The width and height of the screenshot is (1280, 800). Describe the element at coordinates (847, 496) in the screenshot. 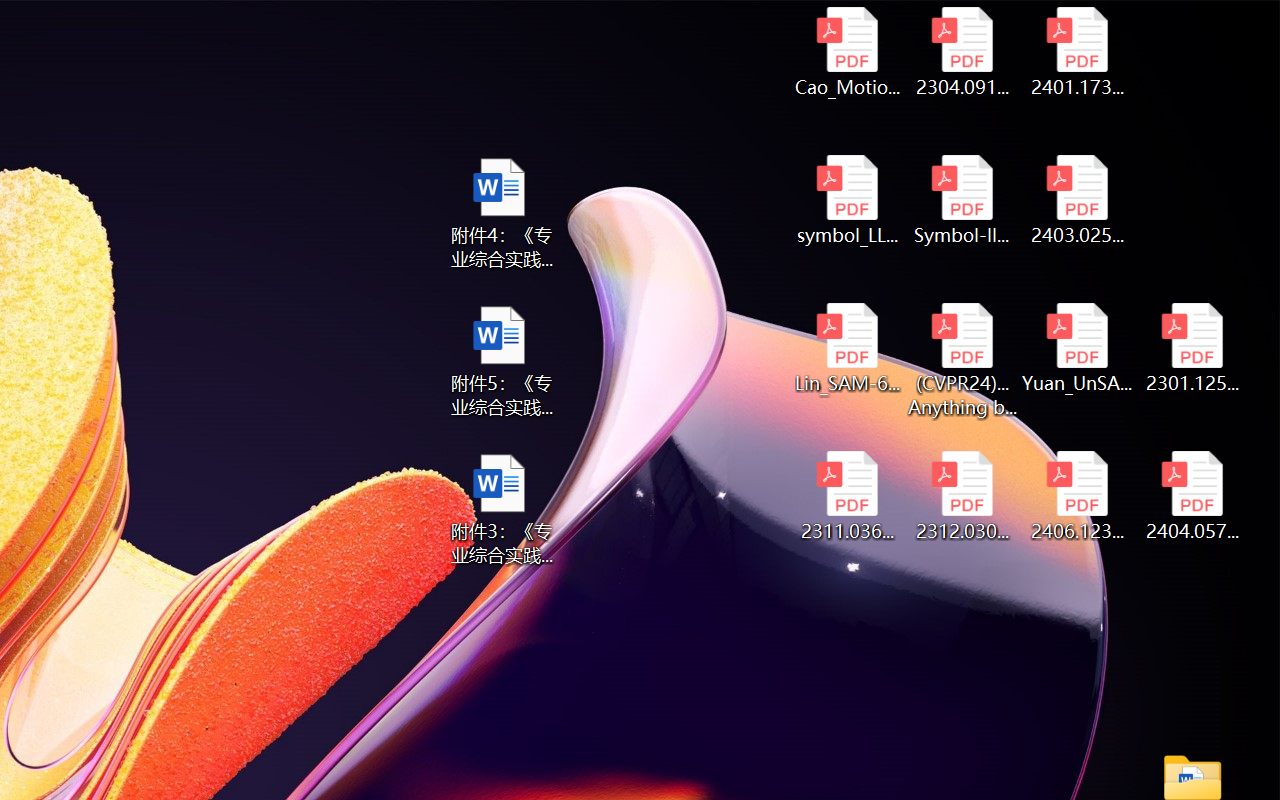

I see `'2311.03658v2.pdf'` at that location.